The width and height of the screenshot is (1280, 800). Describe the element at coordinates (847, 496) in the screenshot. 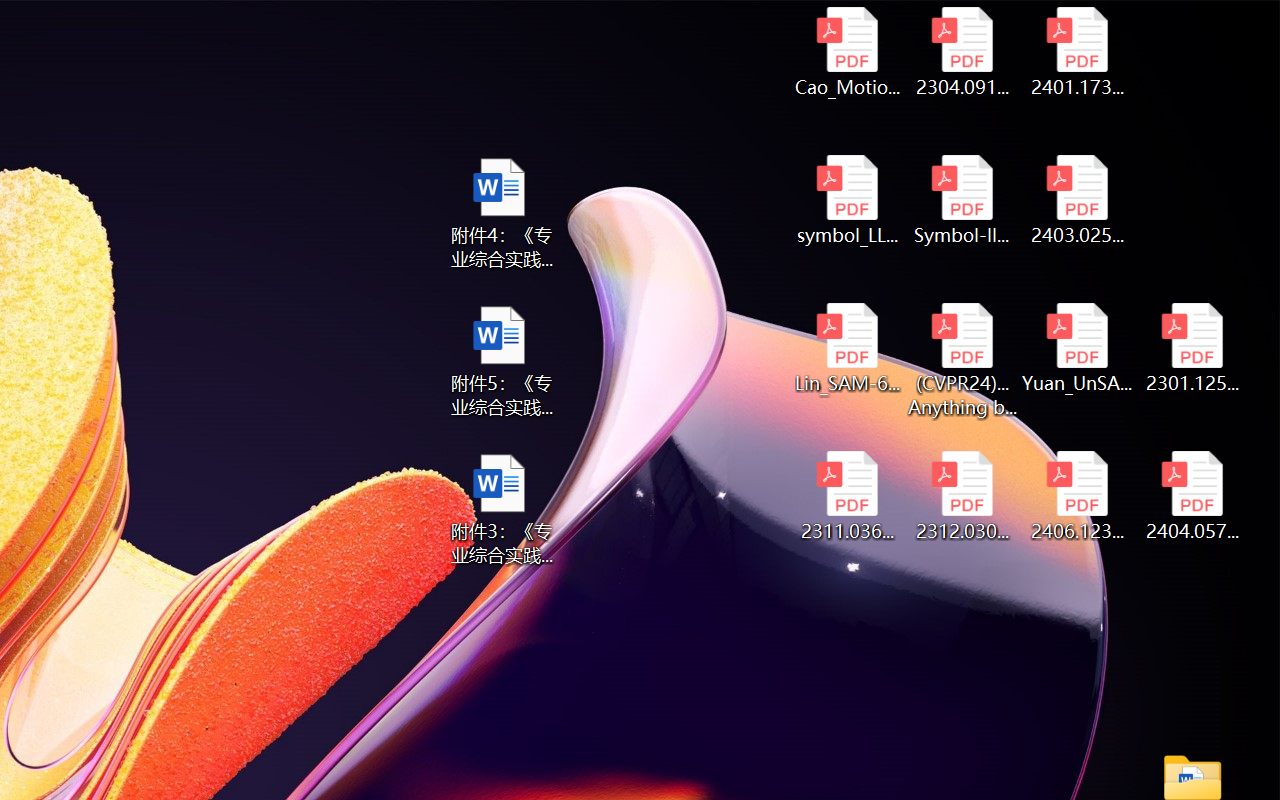

I see `'2311.03658v2.pdf'` at that location.